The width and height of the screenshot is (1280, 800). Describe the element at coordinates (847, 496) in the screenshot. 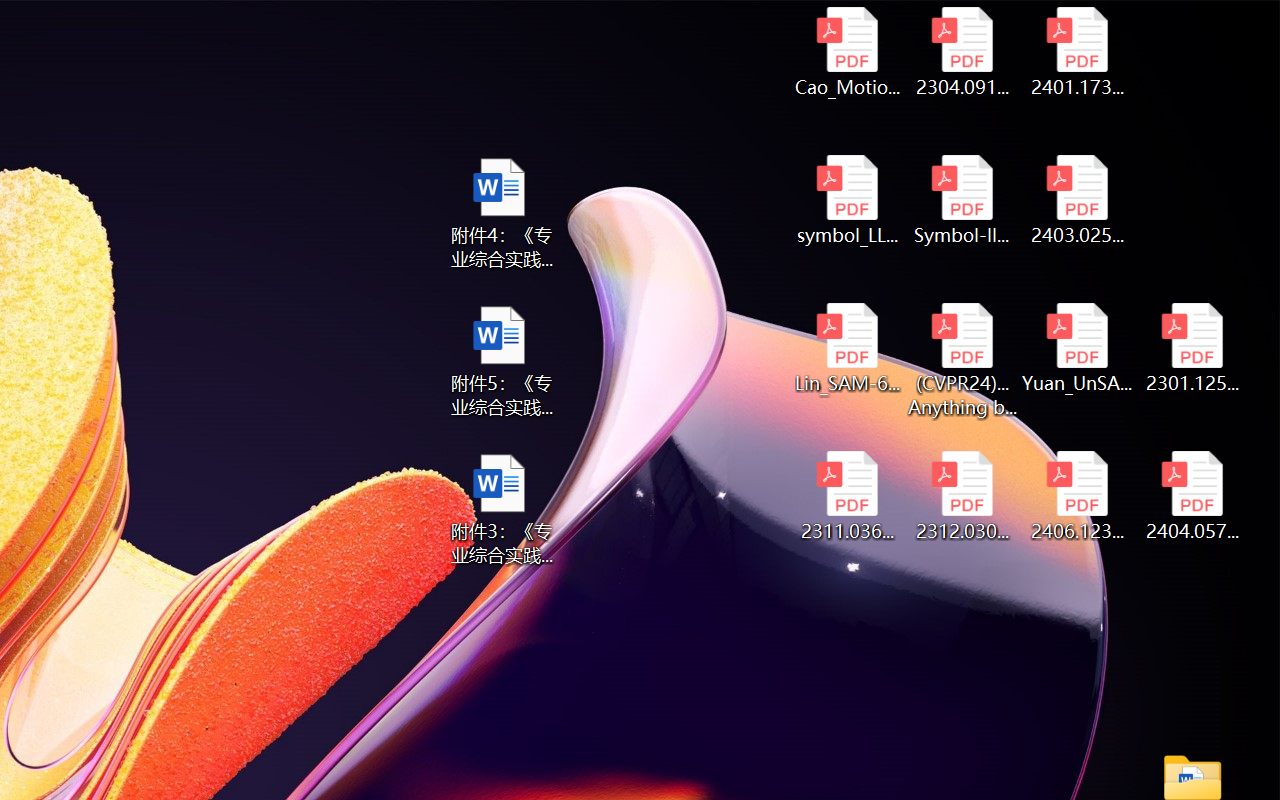

I see `'2311.03658v2.pdf'` at that location.